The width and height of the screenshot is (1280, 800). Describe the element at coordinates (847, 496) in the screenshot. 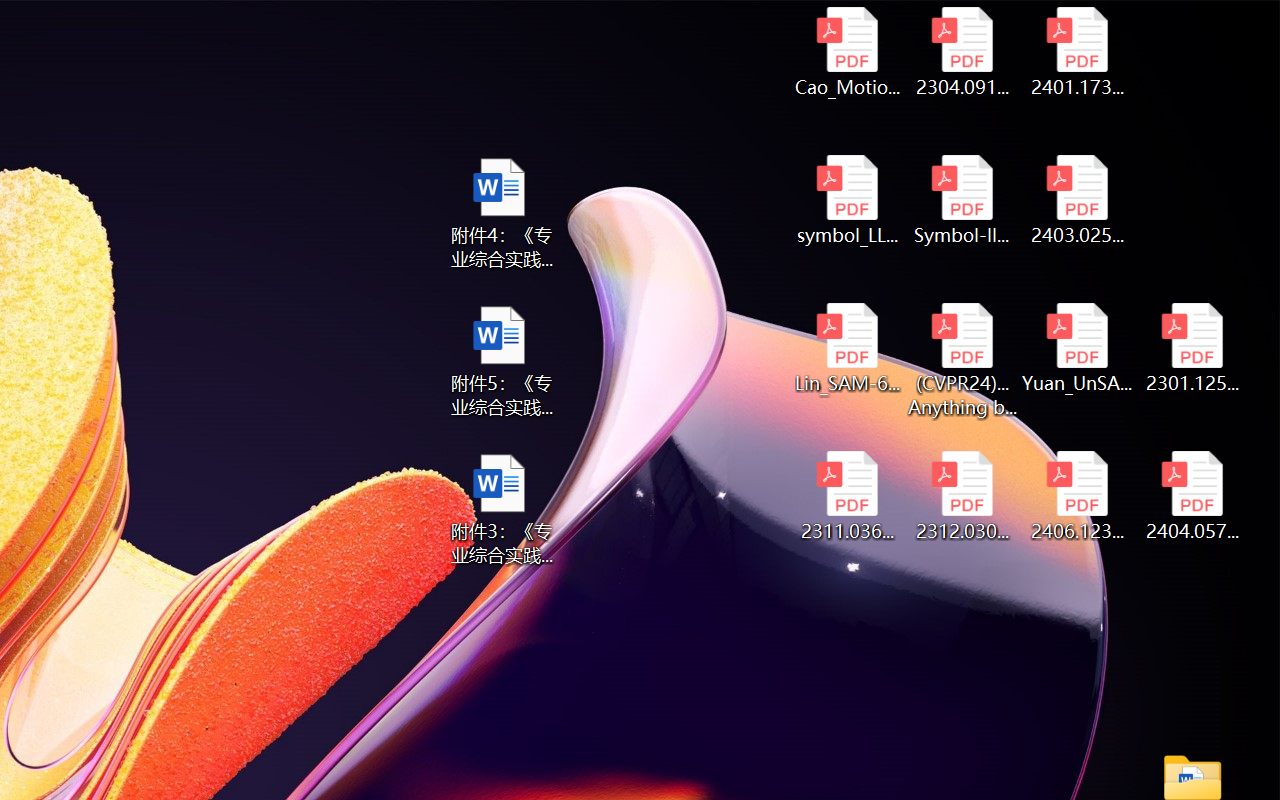

I see `'2311.03658v2.pdf'` at that location.